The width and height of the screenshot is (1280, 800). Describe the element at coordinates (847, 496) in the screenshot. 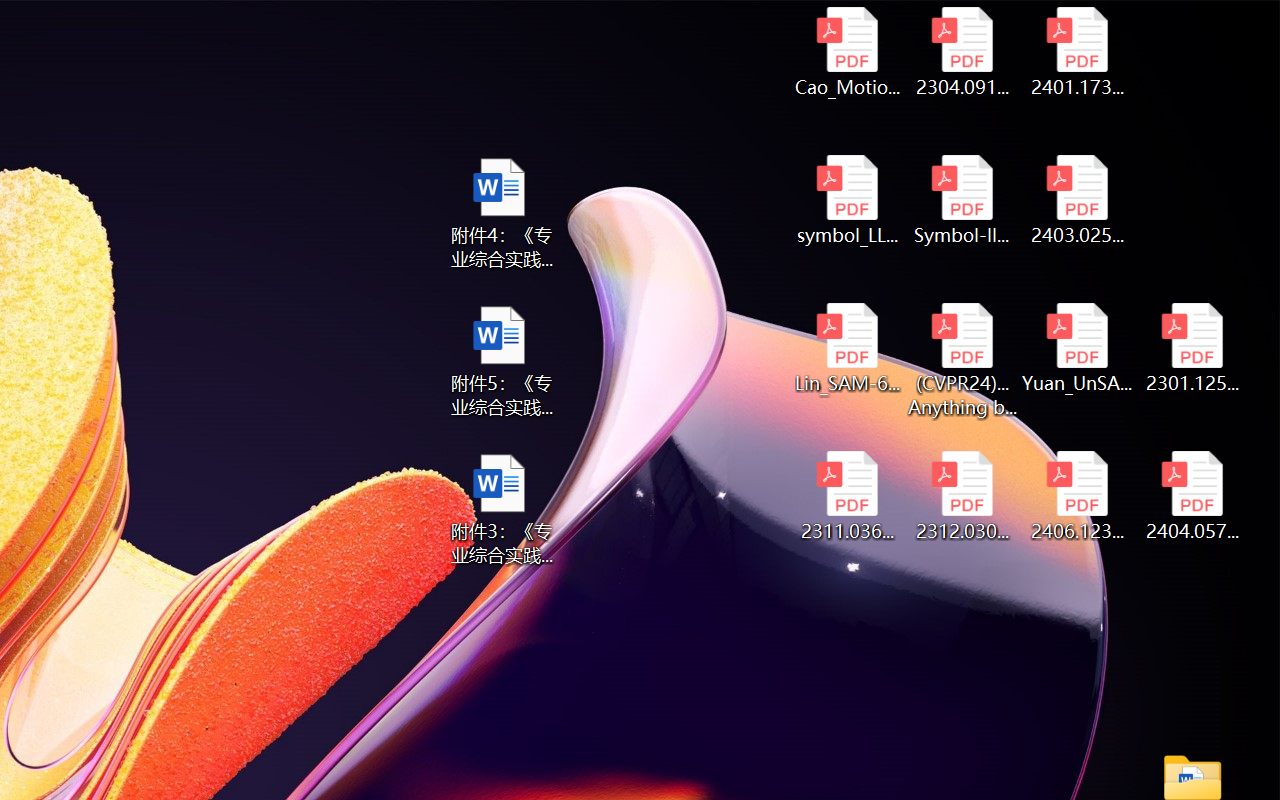

I see `'2311.03658v2.pdf'` at that location.